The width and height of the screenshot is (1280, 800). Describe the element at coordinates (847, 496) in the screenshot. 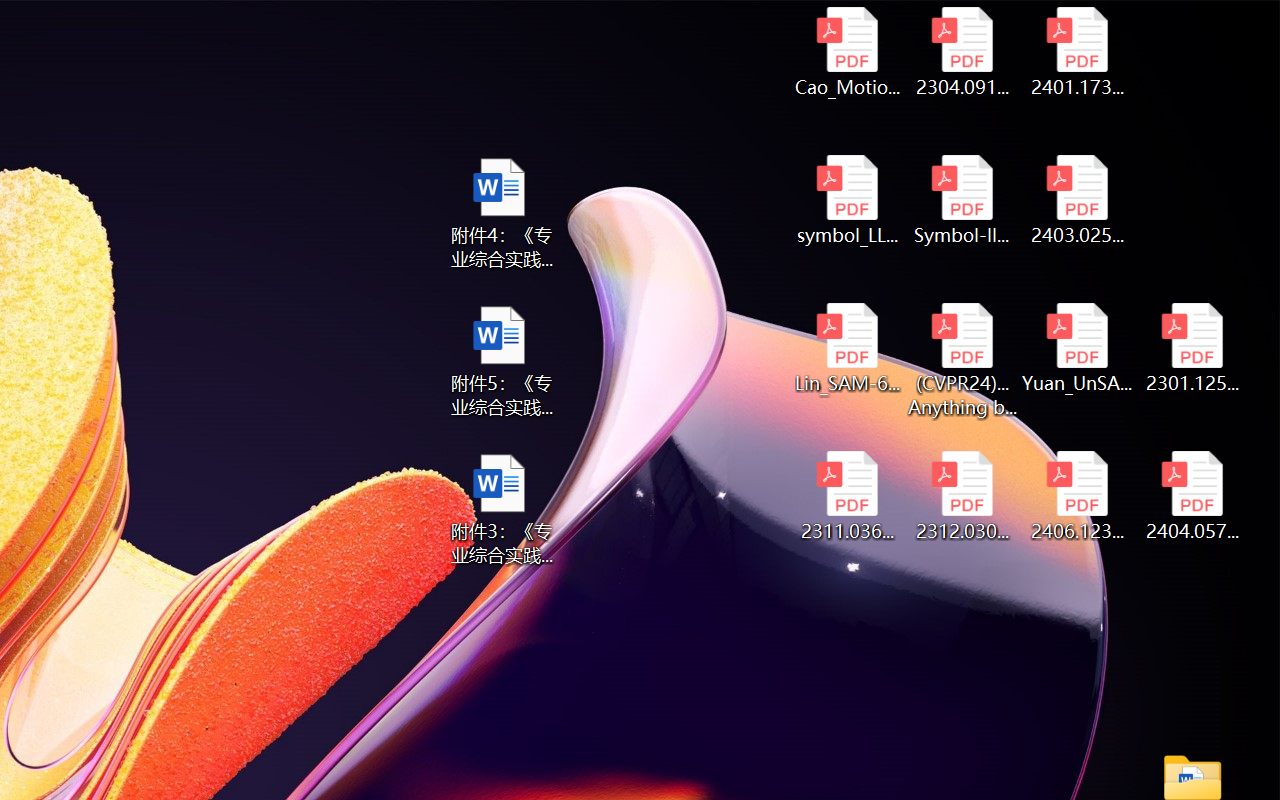

I see `'2311.03658v2.pdf'` at that location.